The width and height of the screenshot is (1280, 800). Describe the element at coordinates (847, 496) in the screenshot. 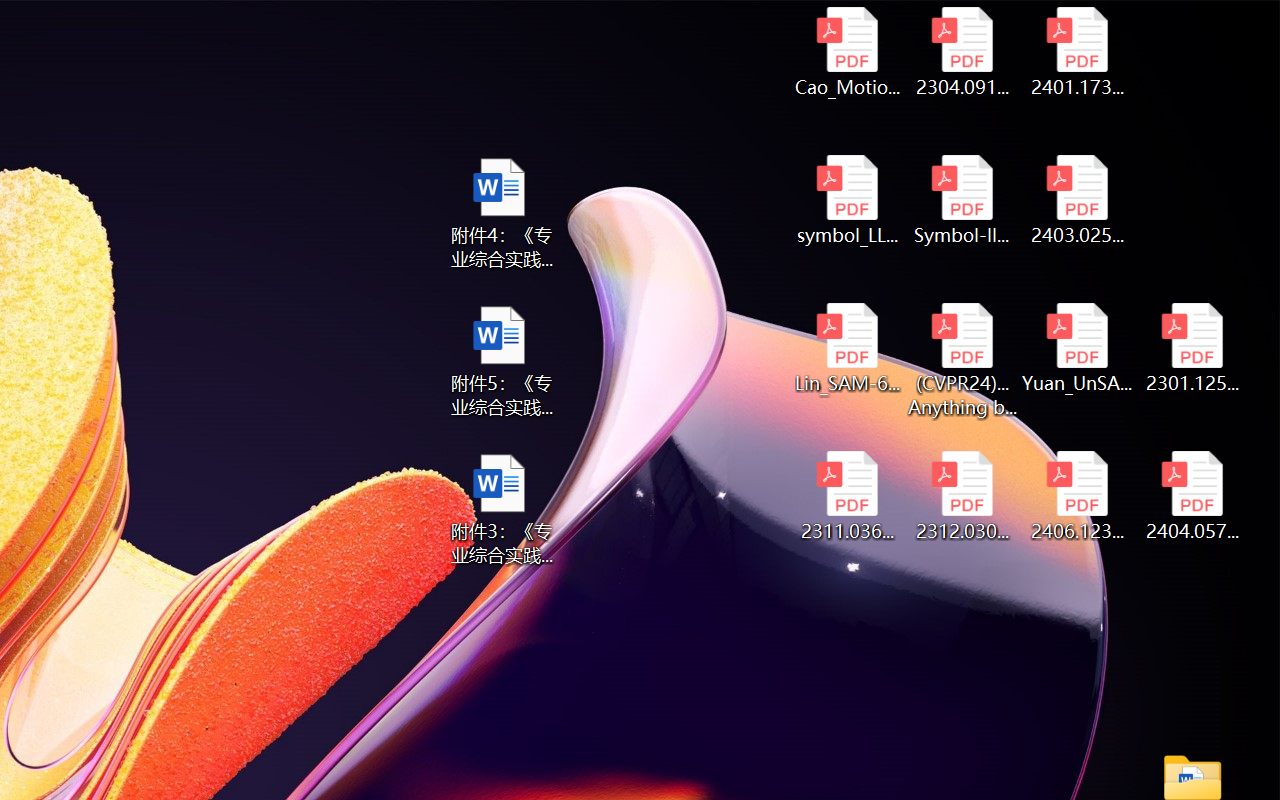

I see `'2311.03658v2.pdf'` at that location.